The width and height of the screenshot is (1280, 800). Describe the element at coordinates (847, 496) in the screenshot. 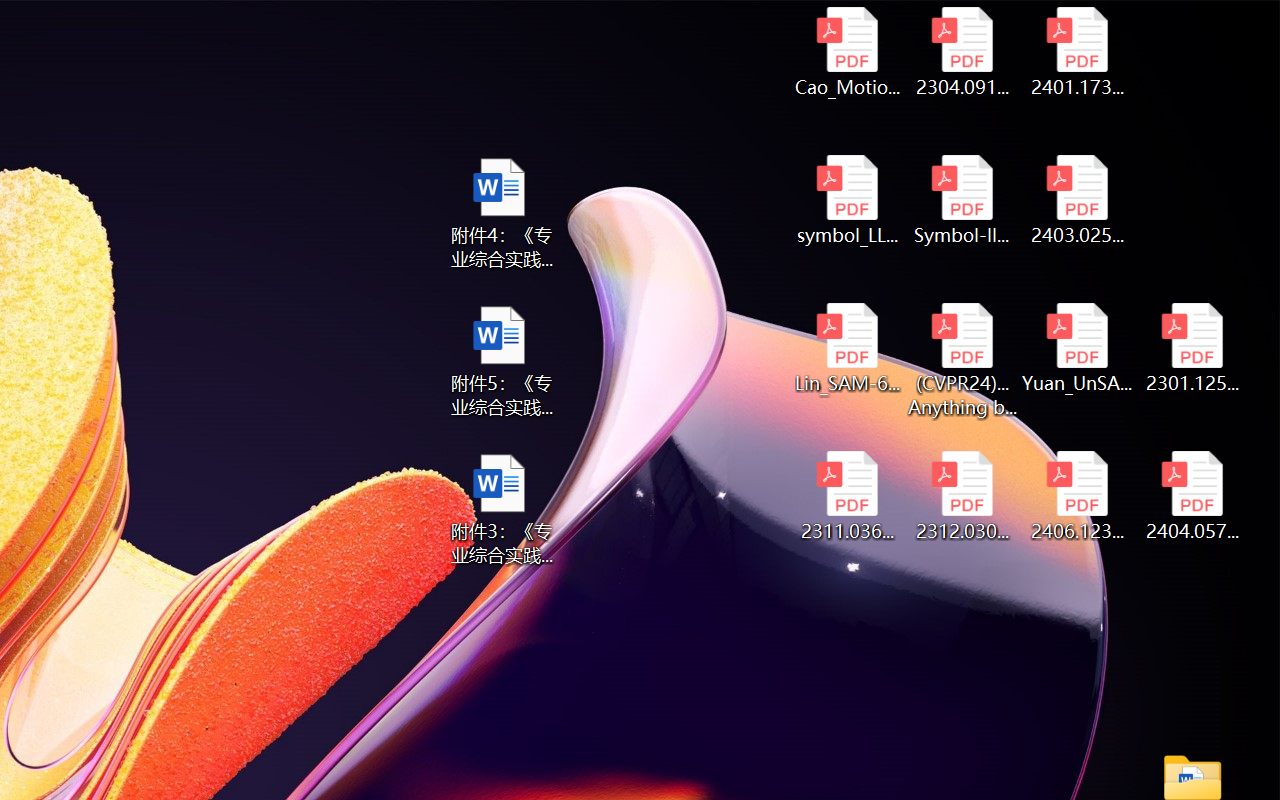

I see `'2311.03658v2.pdf'` at that location.